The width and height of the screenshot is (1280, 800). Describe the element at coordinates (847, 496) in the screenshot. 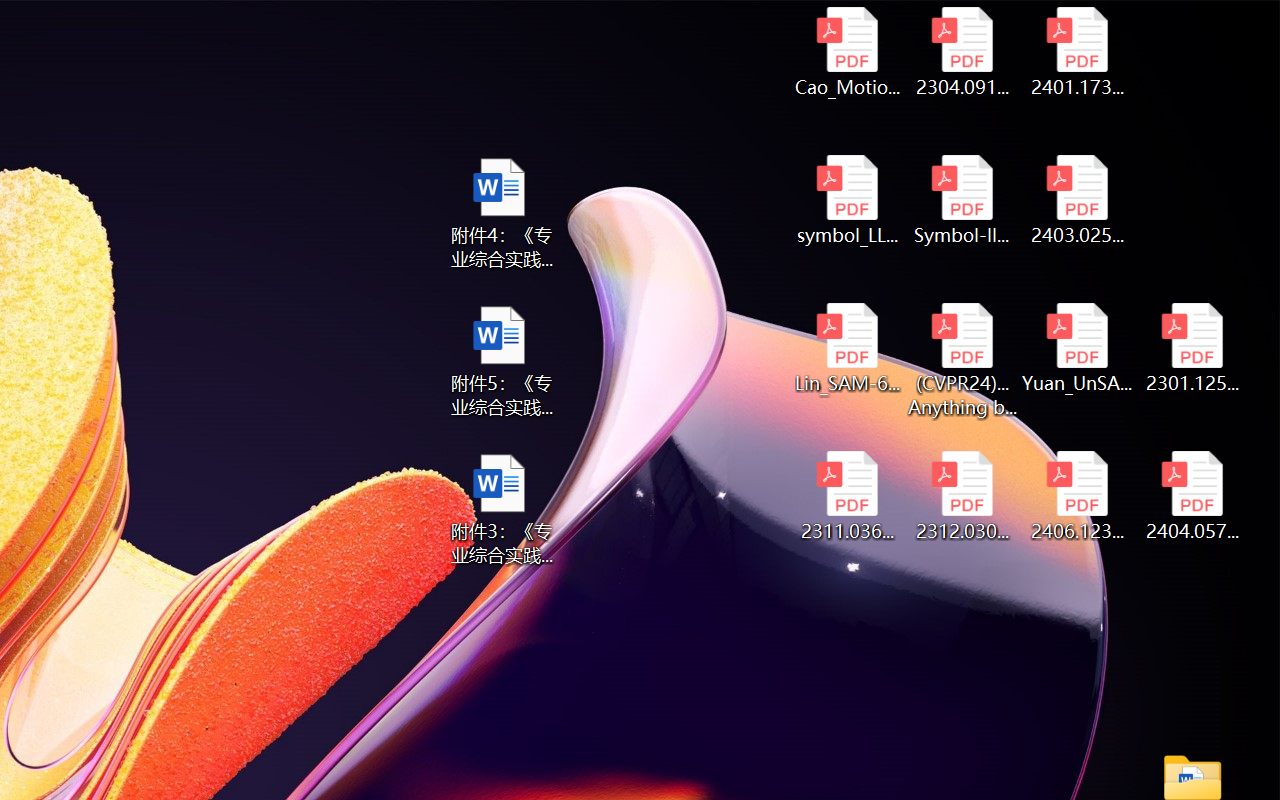

I see `'2311.03658v2.pdf'` at that location.